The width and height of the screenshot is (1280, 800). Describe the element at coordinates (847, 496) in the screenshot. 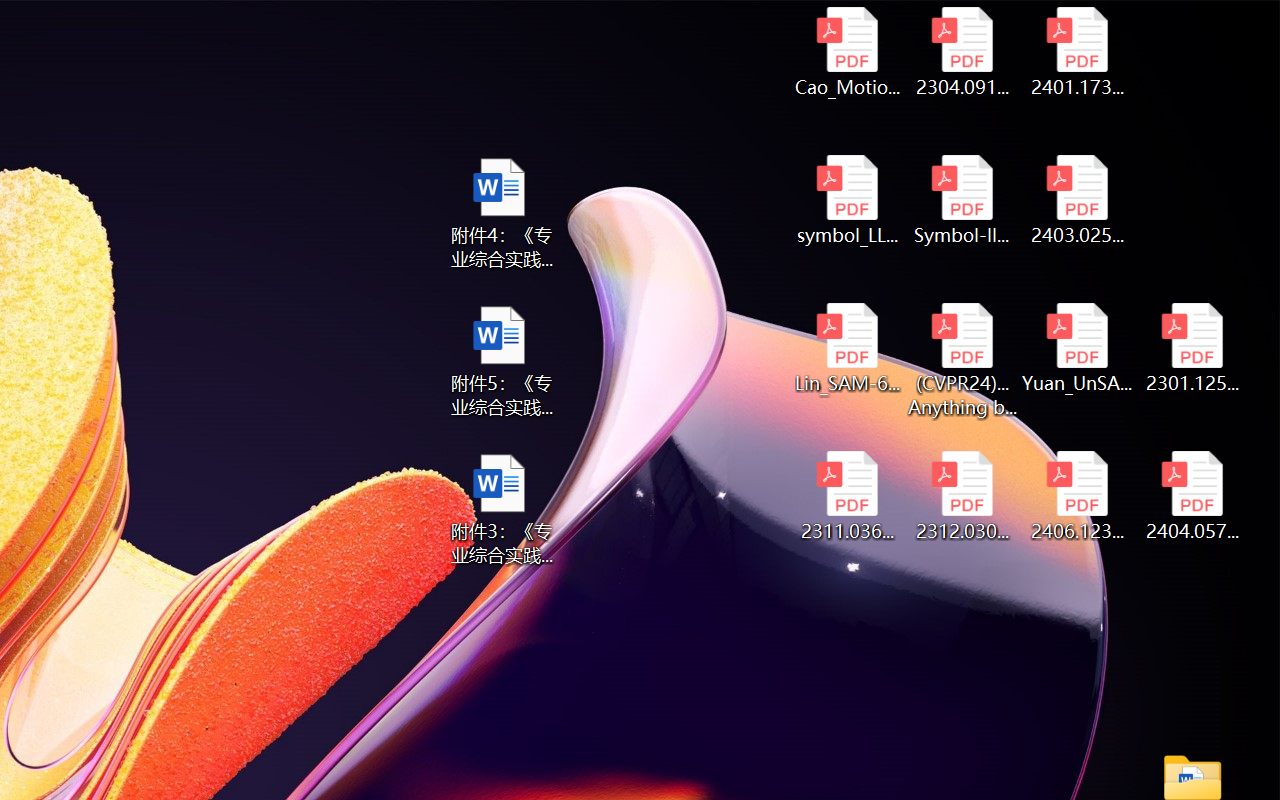

I see `'2311.03658v2.pdf'` at that location.